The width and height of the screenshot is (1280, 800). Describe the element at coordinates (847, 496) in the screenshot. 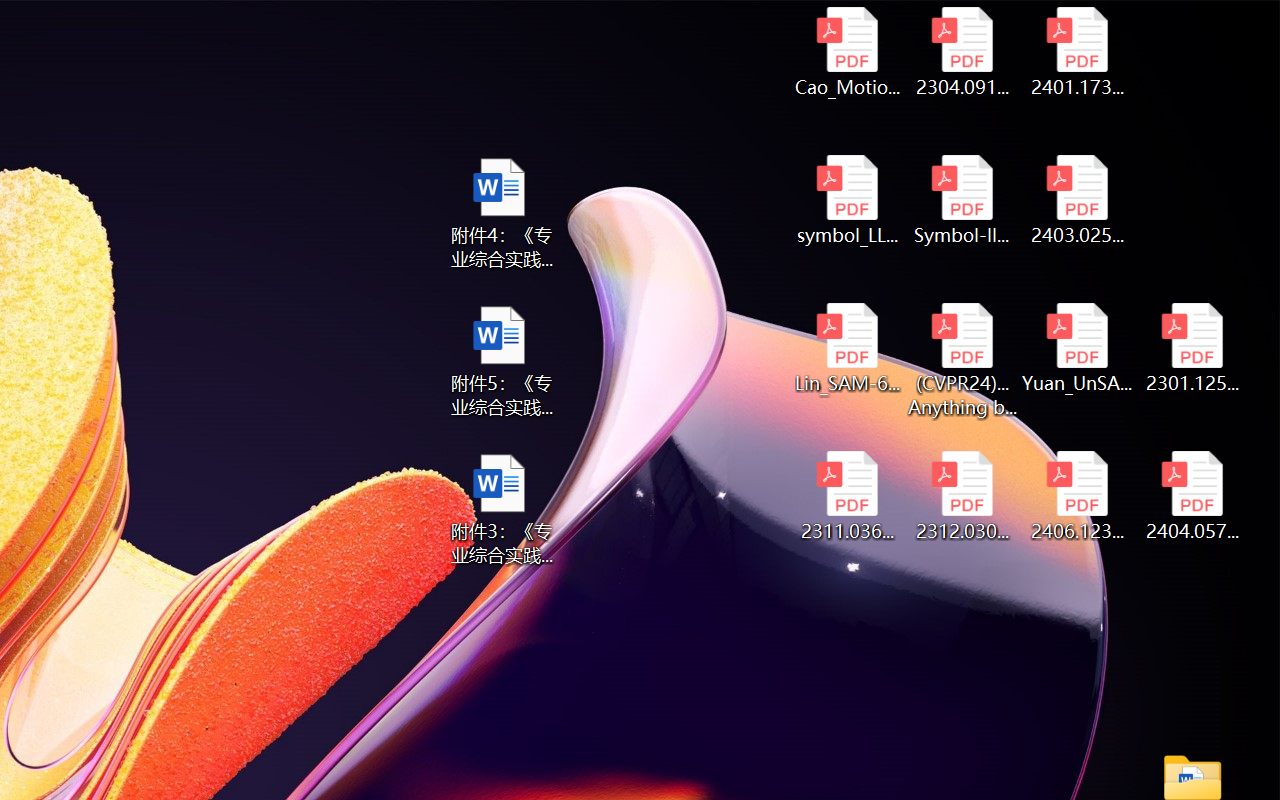

I see `'2311.03658v2.pdf'` at that location.